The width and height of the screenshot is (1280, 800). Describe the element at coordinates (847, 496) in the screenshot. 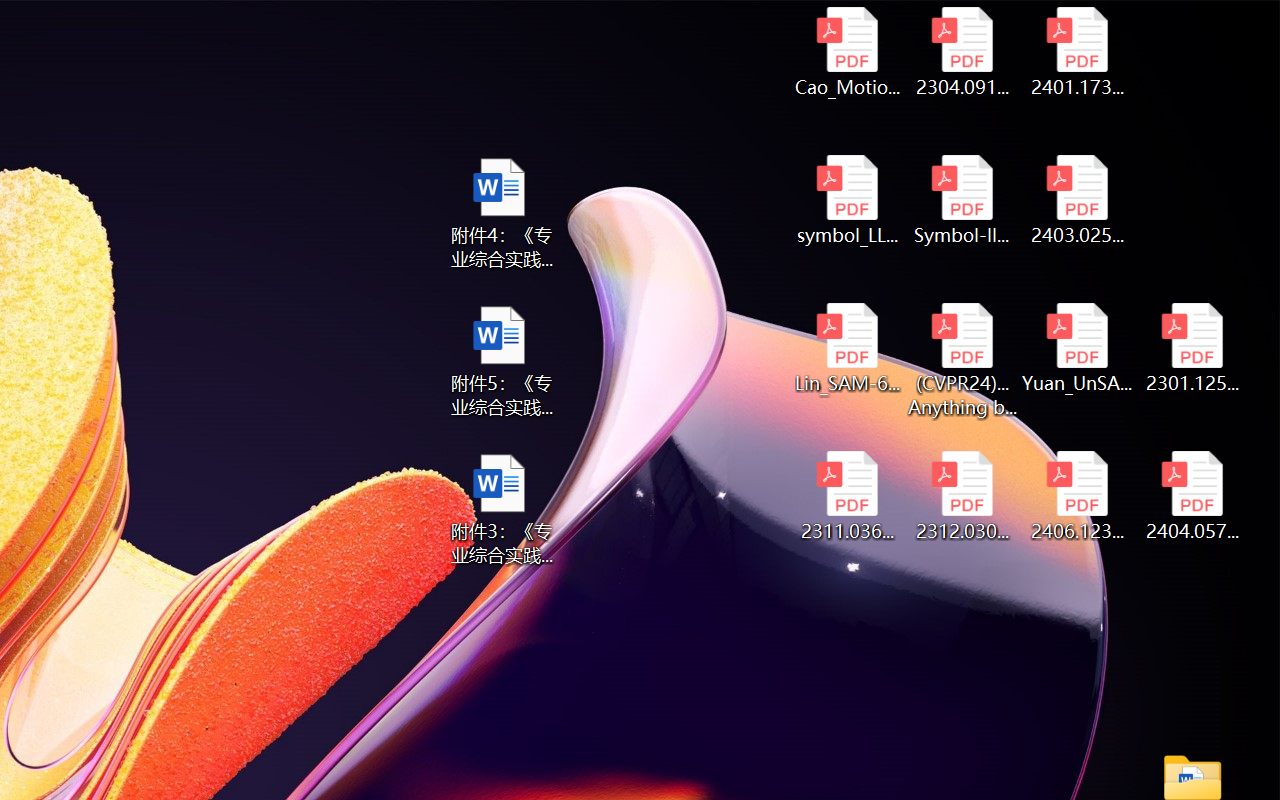

I see `'2311.03658v2.pdf'` at that location.